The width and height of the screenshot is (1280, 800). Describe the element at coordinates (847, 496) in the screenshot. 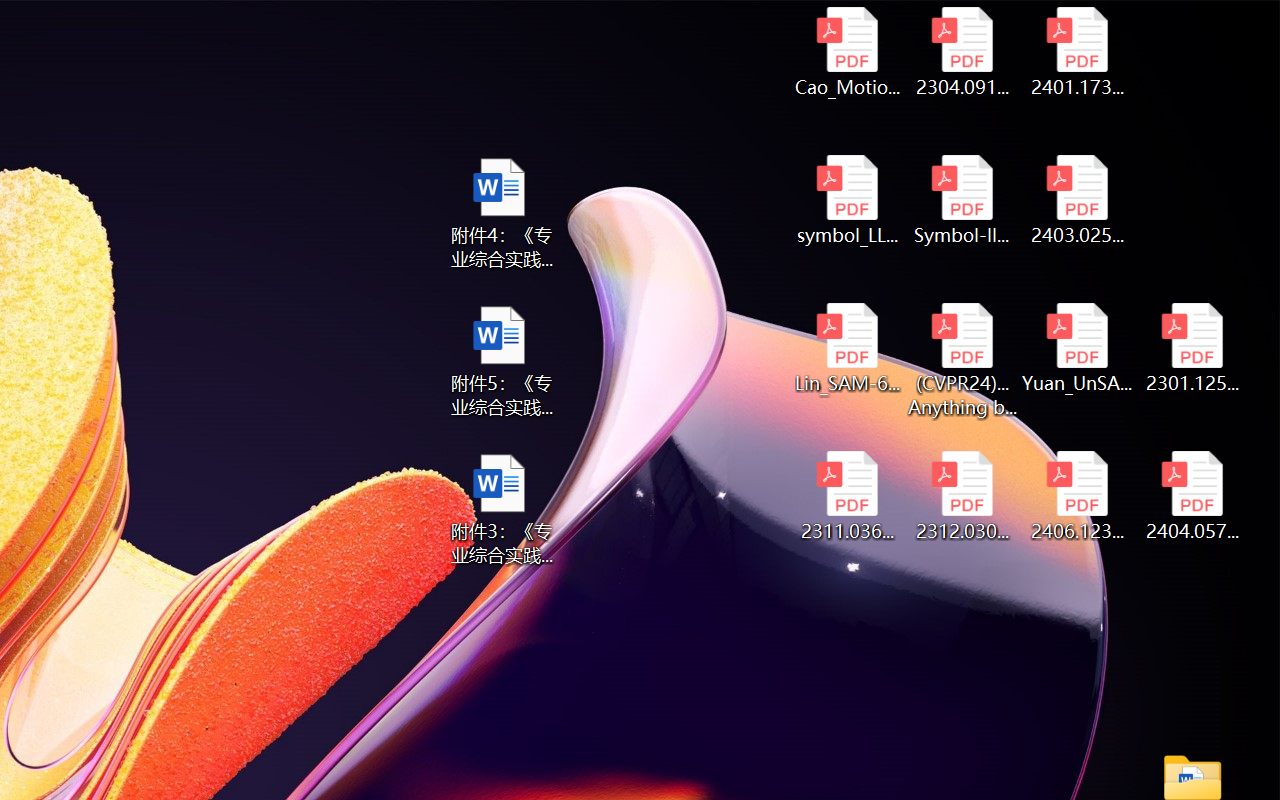

I see `'2311.03658v2.pdf'` at that location.